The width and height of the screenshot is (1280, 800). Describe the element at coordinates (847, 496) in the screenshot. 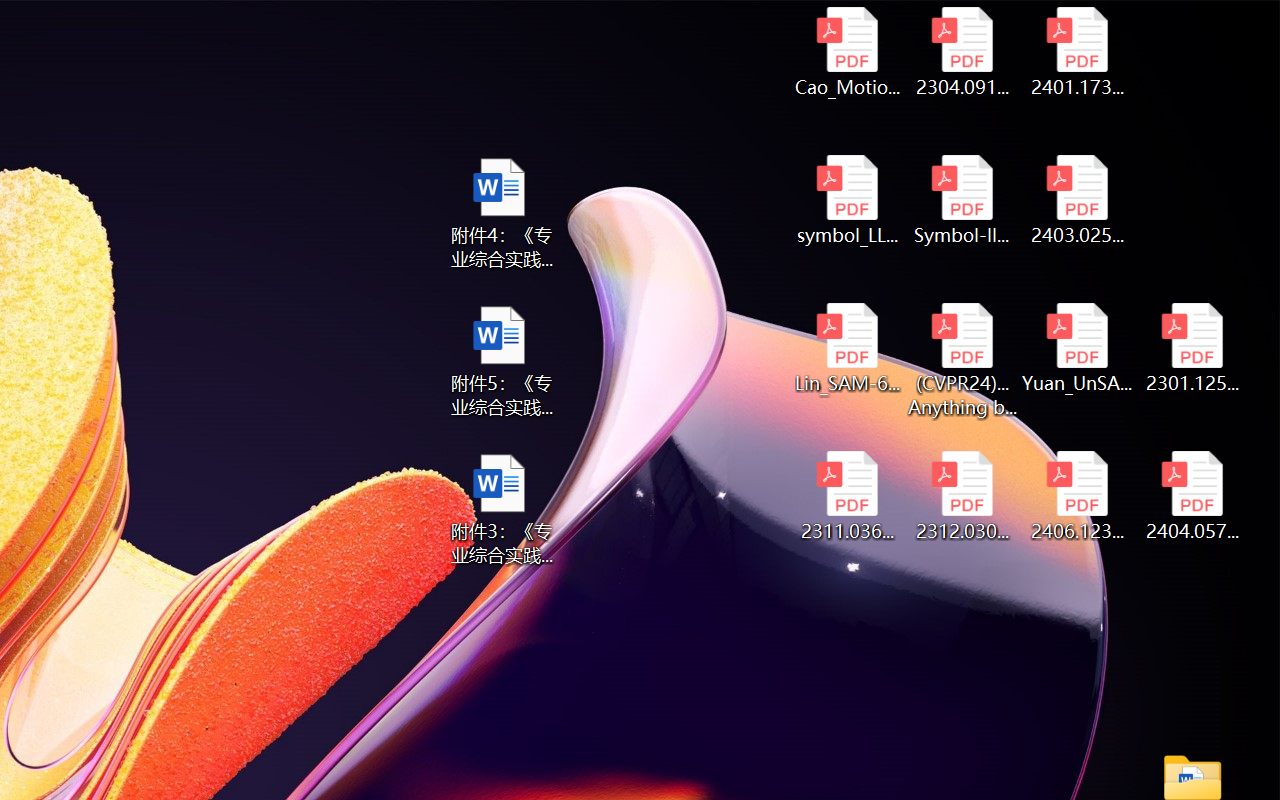

I see `'2311.03658v2.pdf'` at that location.